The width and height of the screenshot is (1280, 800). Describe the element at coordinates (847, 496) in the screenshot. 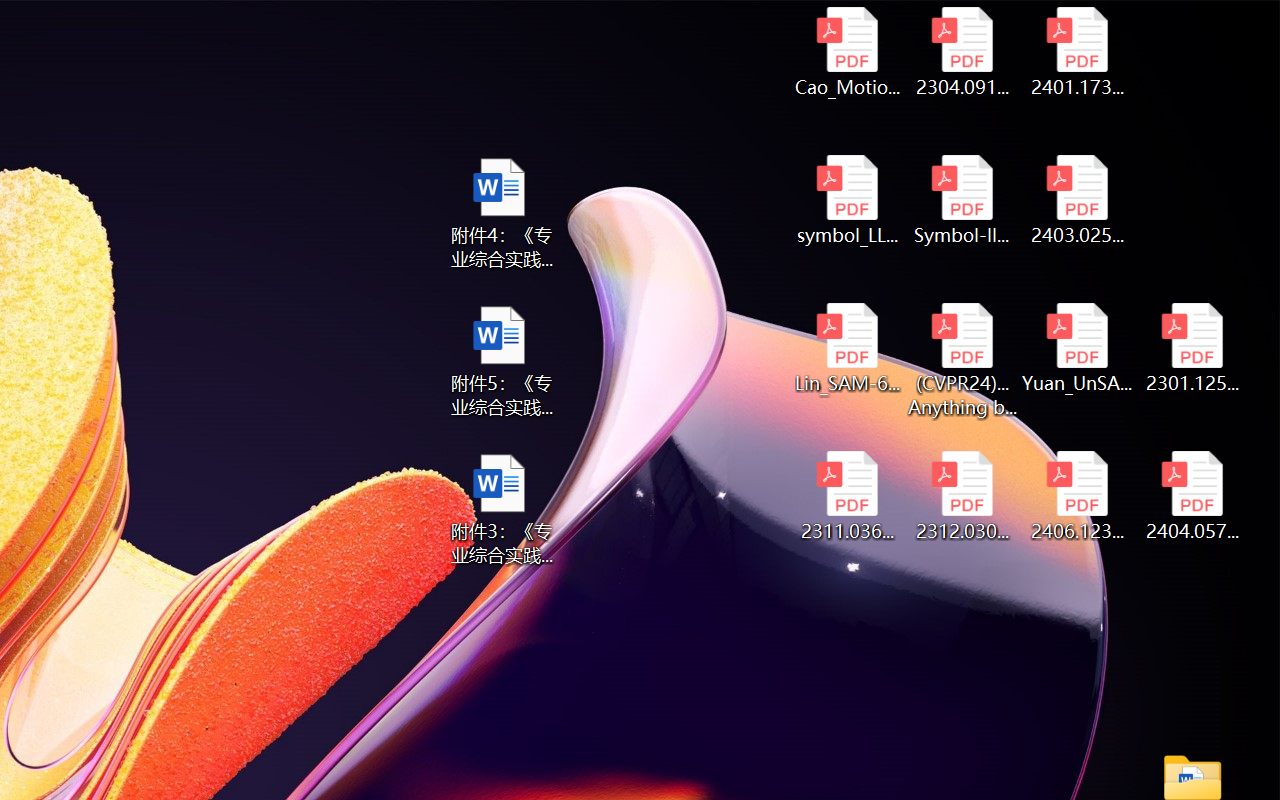

I see `'2311.03658v2.pdf'` at that location.